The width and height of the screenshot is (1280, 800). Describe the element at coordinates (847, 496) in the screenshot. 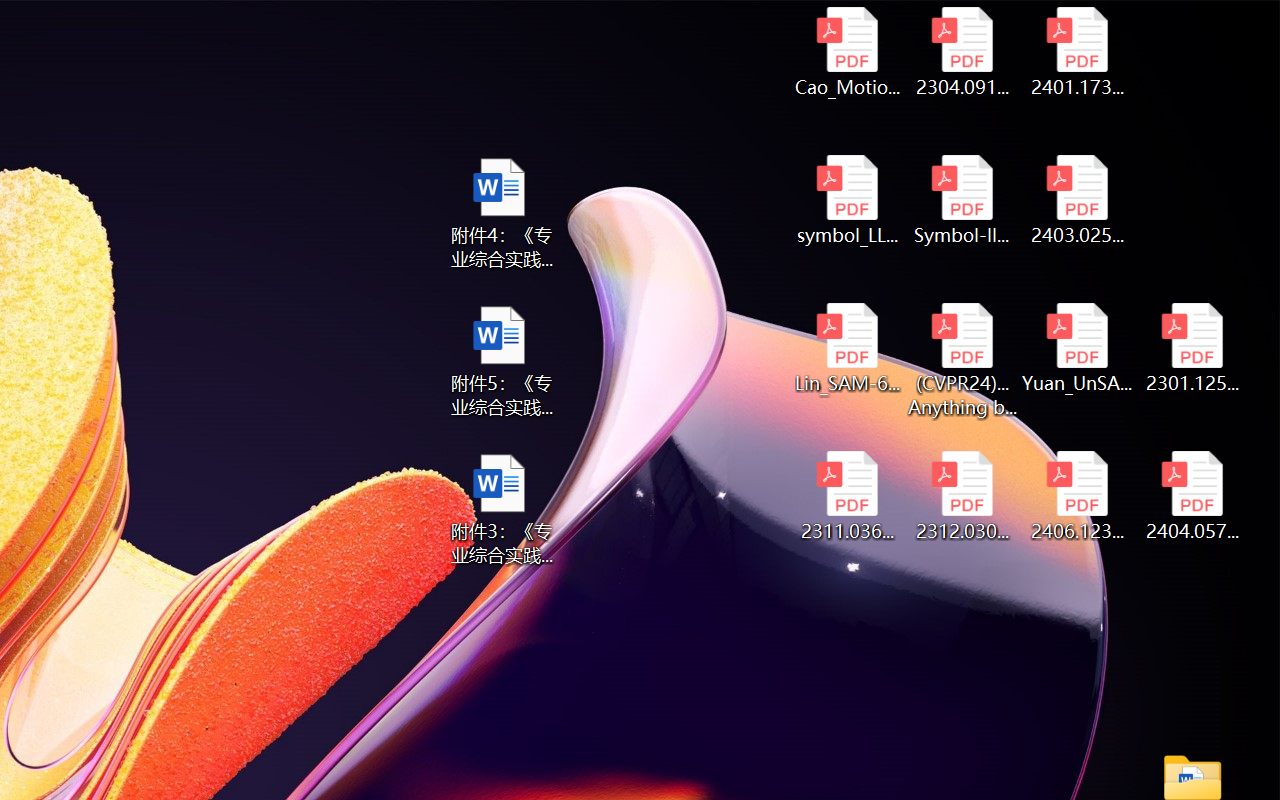

I see `'2311.03658v2.pdf'` at that location.